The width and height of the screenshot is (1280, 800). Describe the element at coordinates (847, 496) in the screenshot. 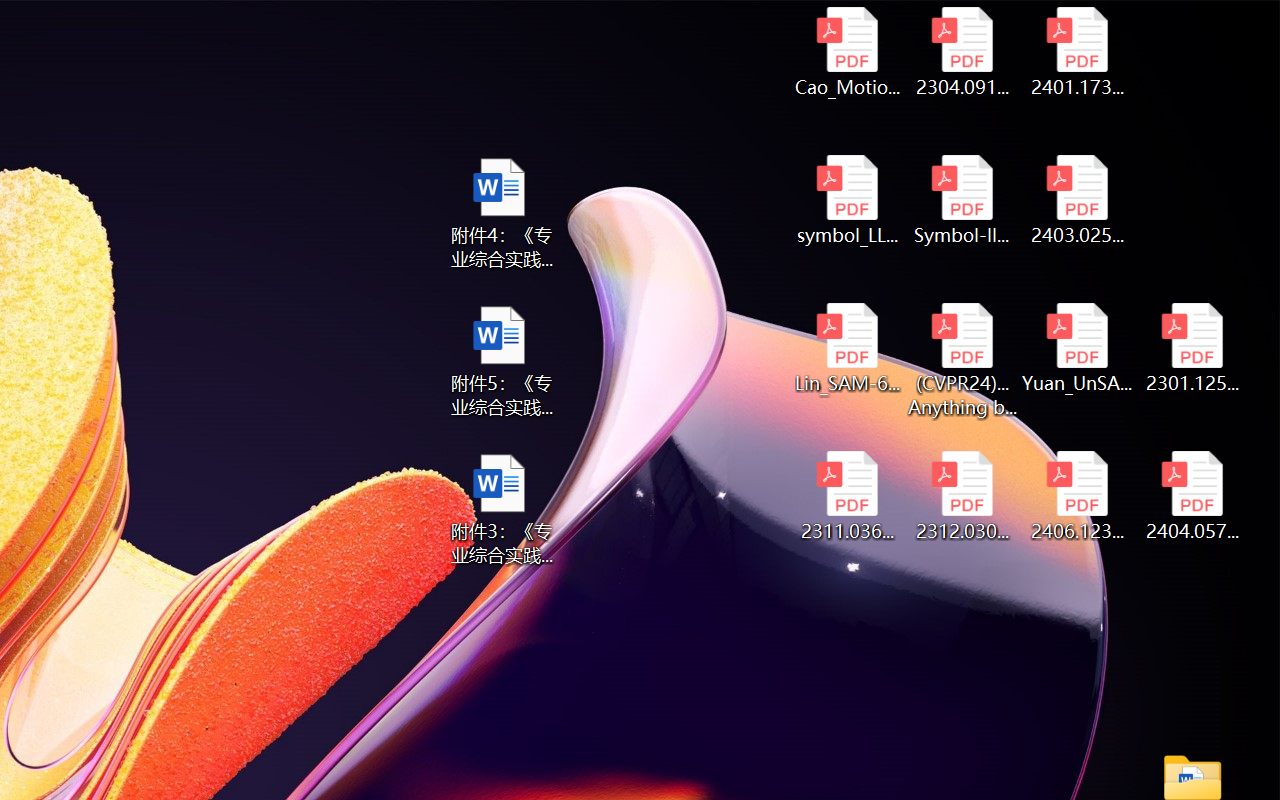

I see `'2311.03658v2.pdf'` at that location.